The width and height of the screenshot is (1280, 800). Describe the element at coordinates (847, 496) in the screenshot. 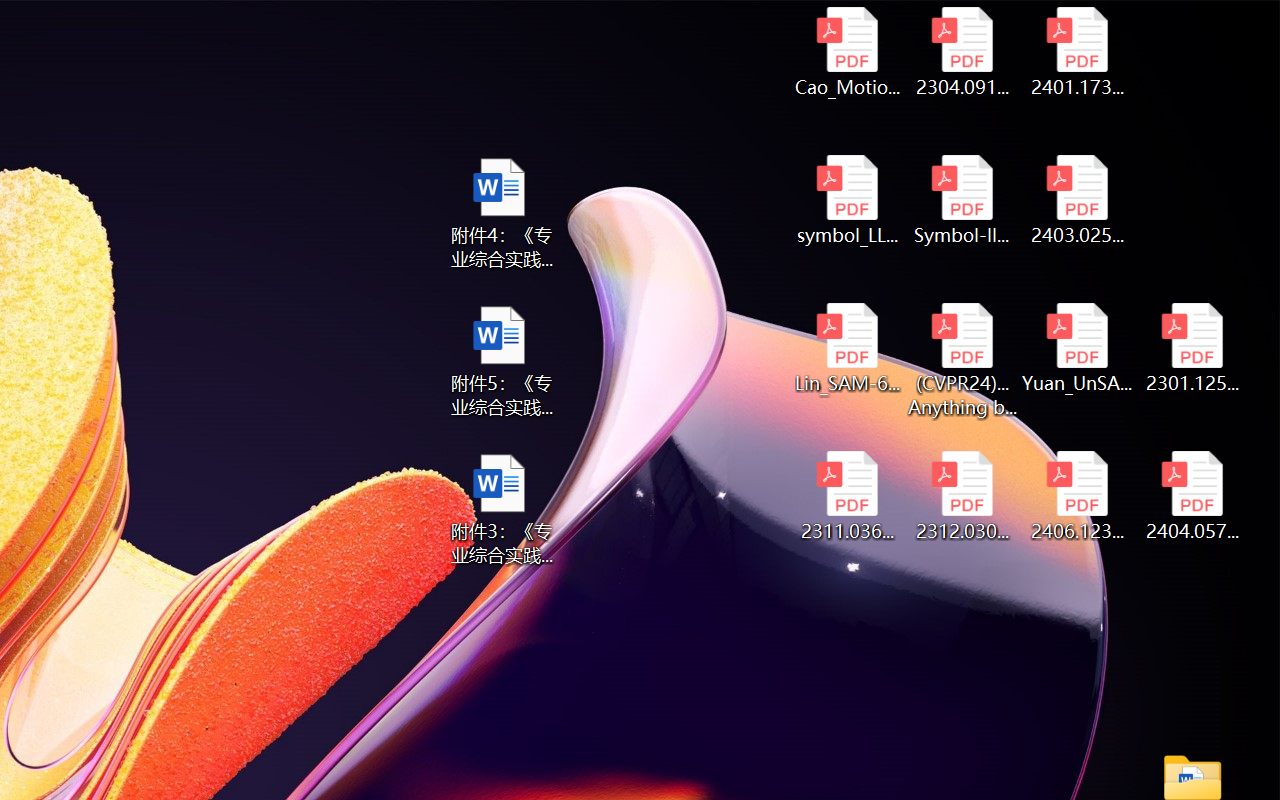

I see `'2311.03658v2.pdf'` at that location.